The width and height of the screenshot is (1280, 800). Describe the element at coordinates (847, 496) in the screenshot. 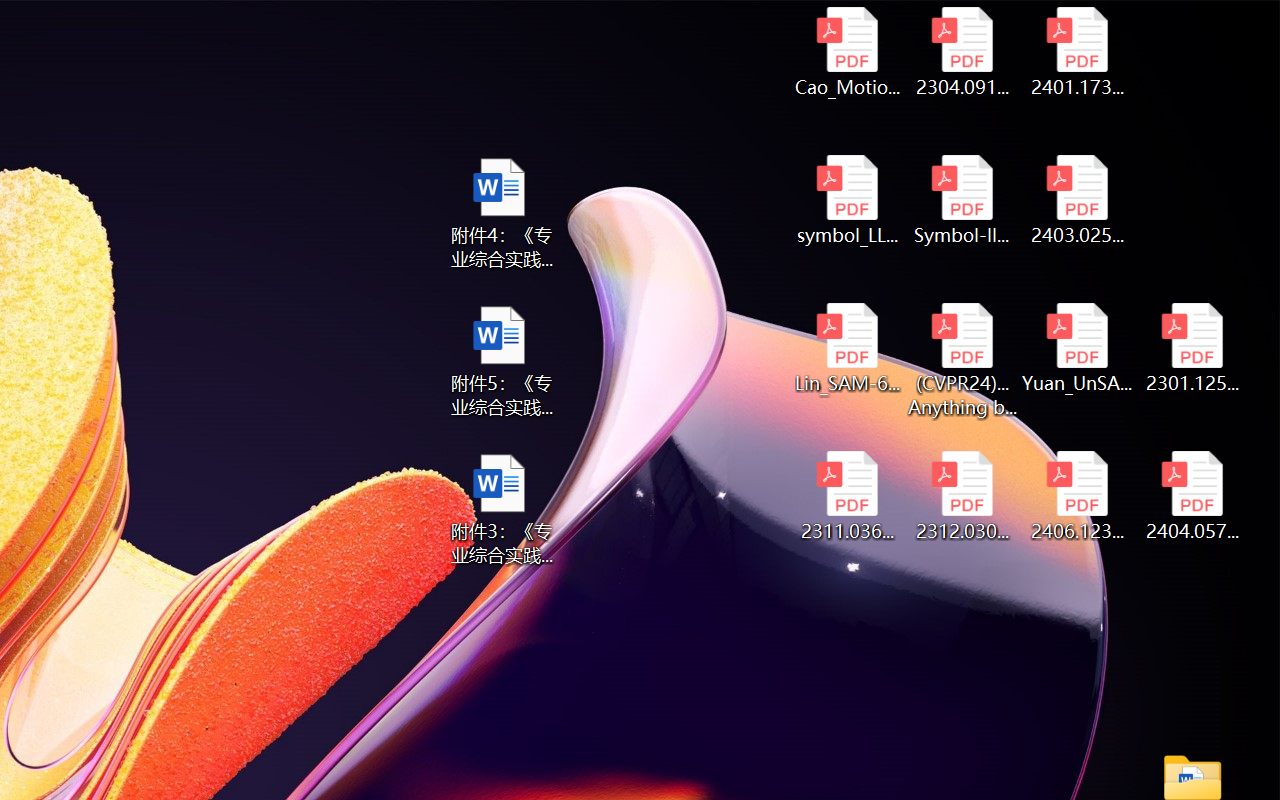

I see `'2311.03658v2.pdf'` at that location.